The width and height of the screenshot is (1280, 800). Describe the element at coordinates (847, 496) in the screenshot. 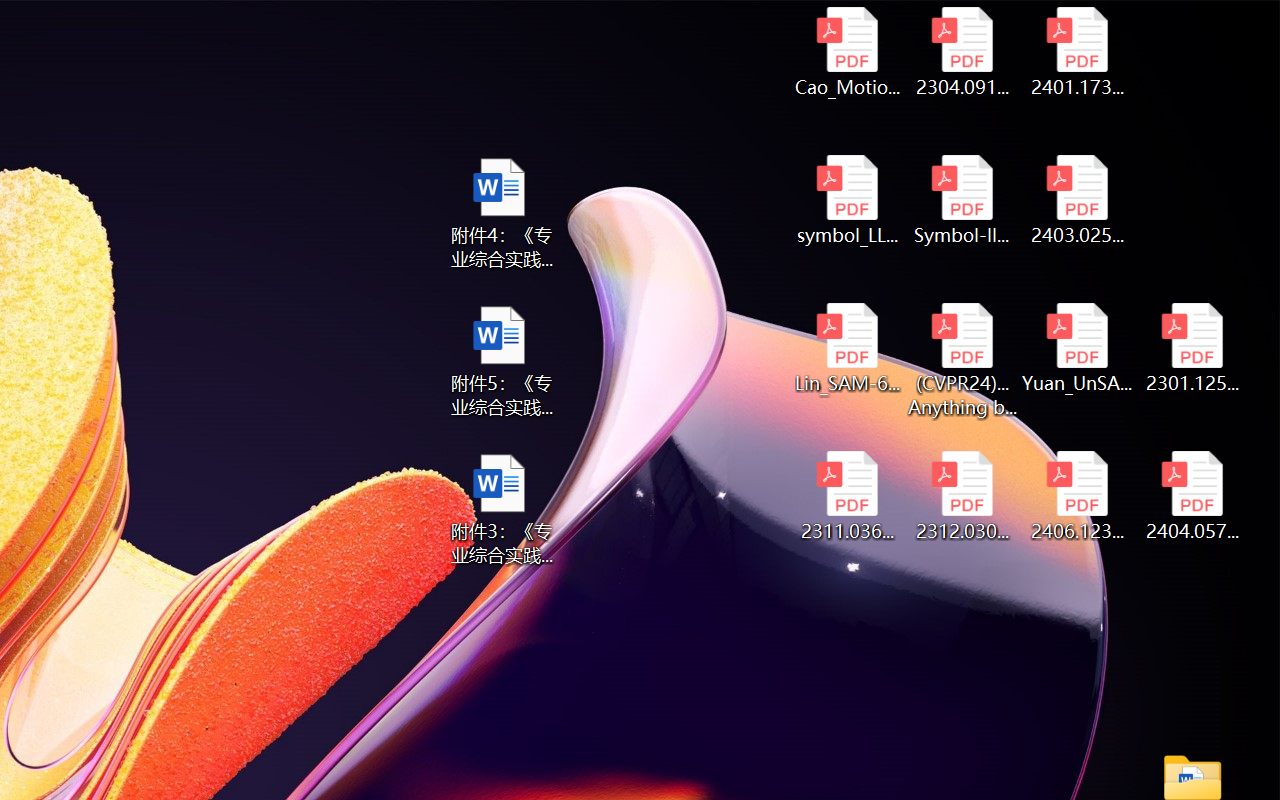

I see `'2311.03658v2.pdf'` at that location.